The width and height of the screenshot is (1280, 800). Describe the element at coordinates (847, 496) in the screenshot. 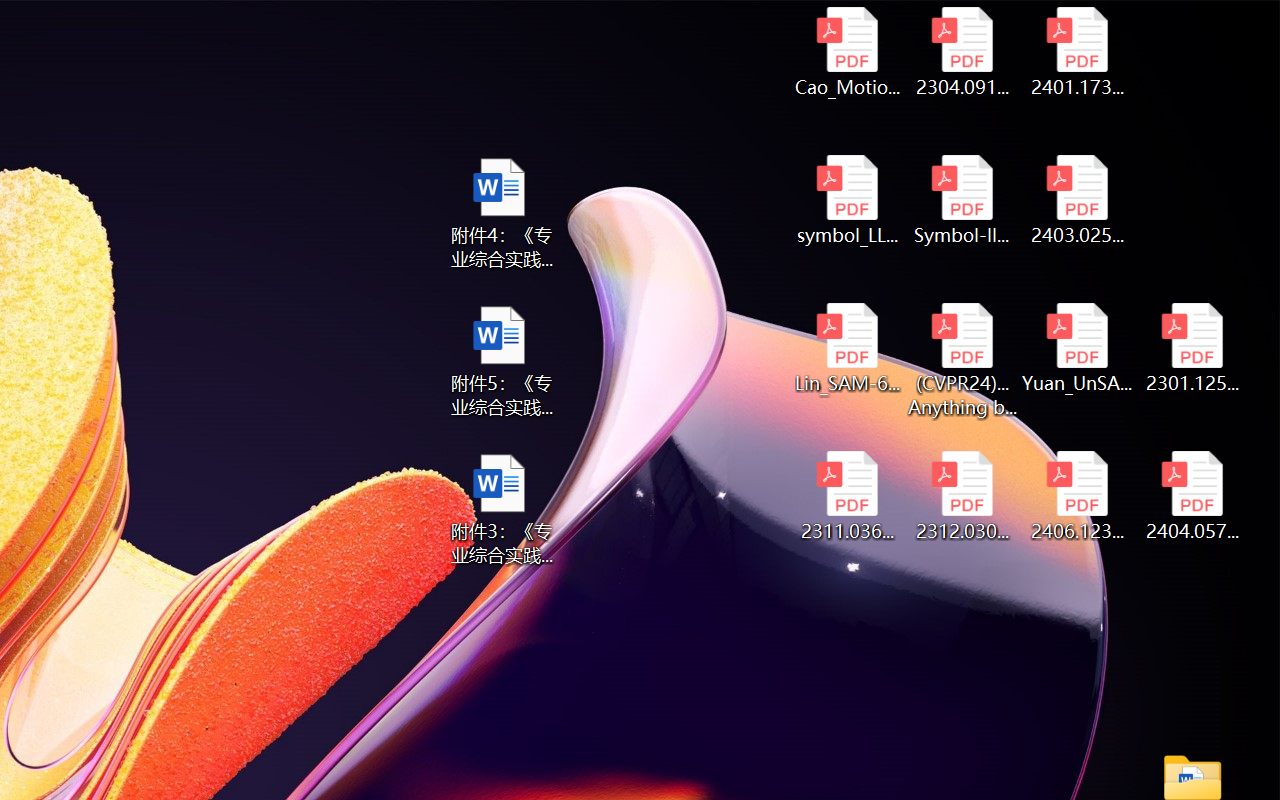

I see `'2311.03658v2.pdf'` at that location.